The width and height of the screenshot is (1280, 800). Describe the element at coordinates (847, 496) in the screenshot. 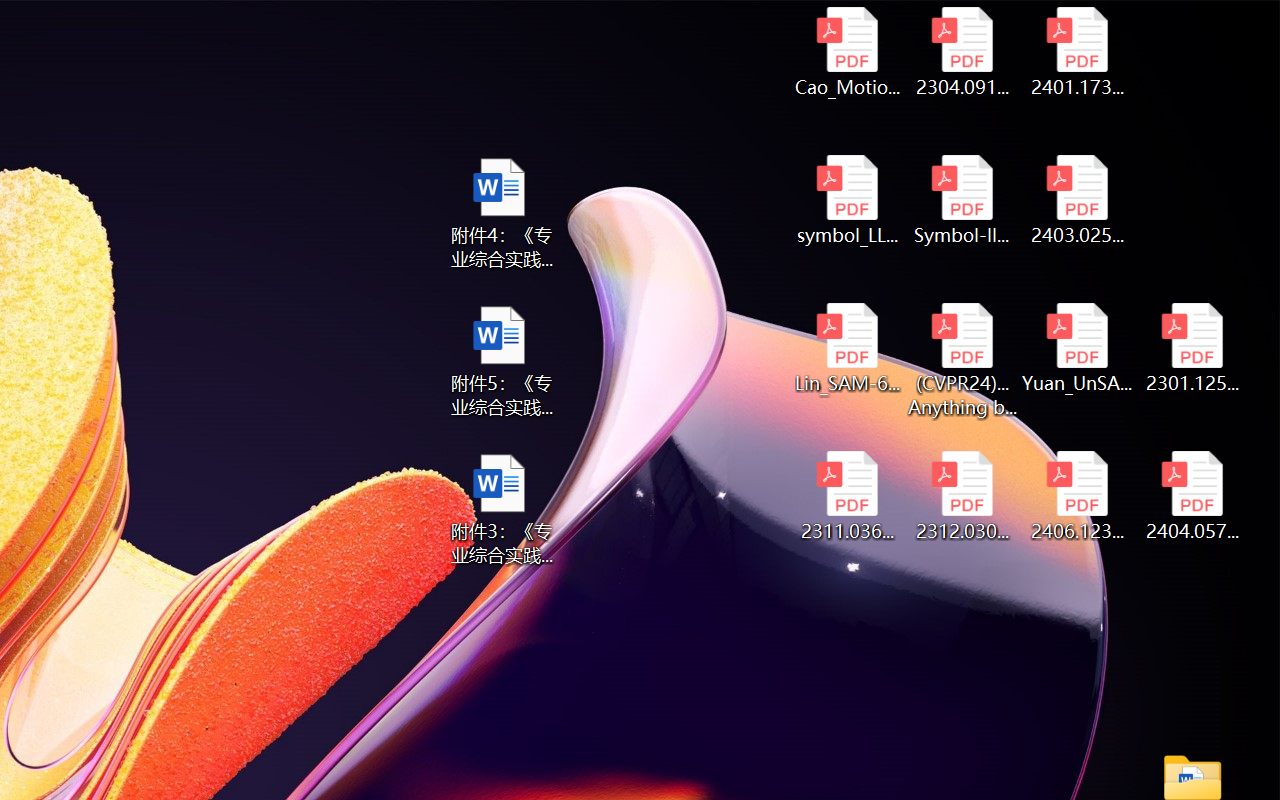

I see `'2311.03658v2.pdf'` at that location.